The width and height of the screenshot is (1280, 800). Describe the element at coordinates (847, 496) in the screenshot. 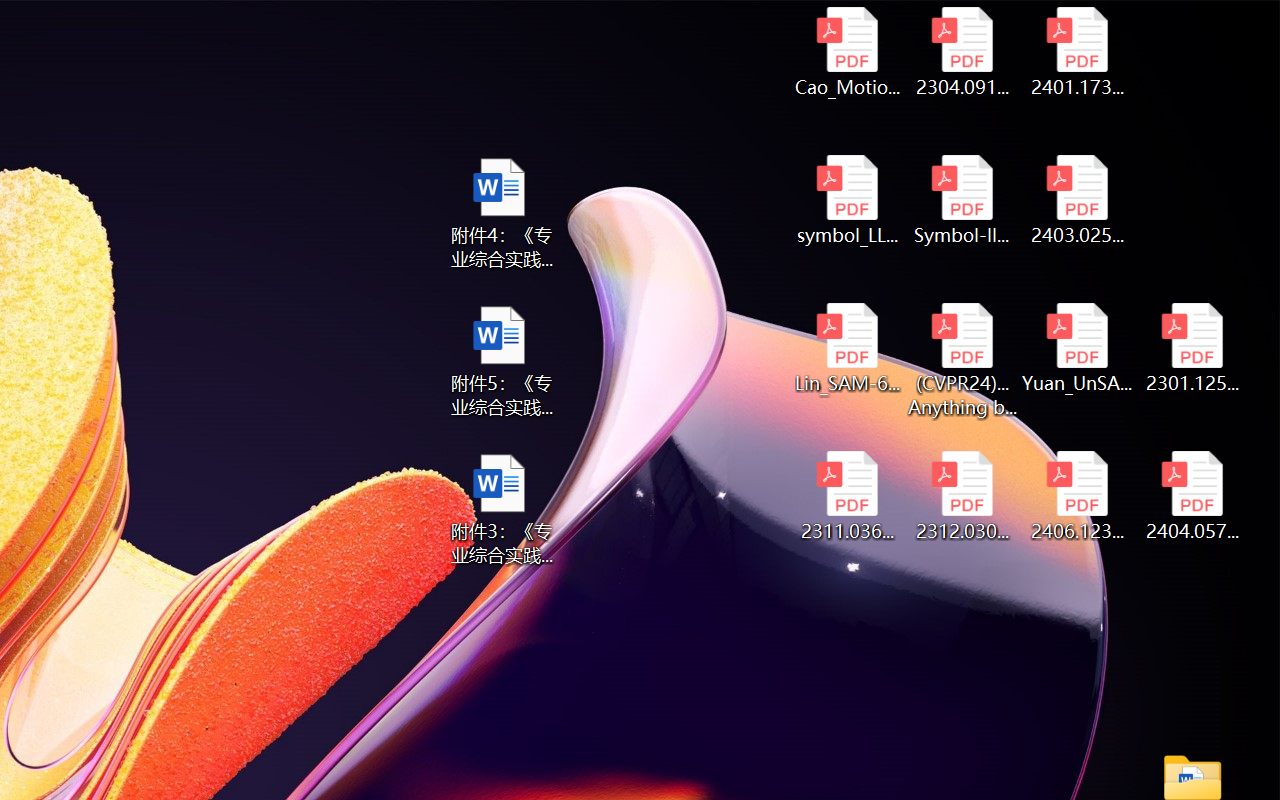

I see `'2311.03658v2.pdf'` at that location.